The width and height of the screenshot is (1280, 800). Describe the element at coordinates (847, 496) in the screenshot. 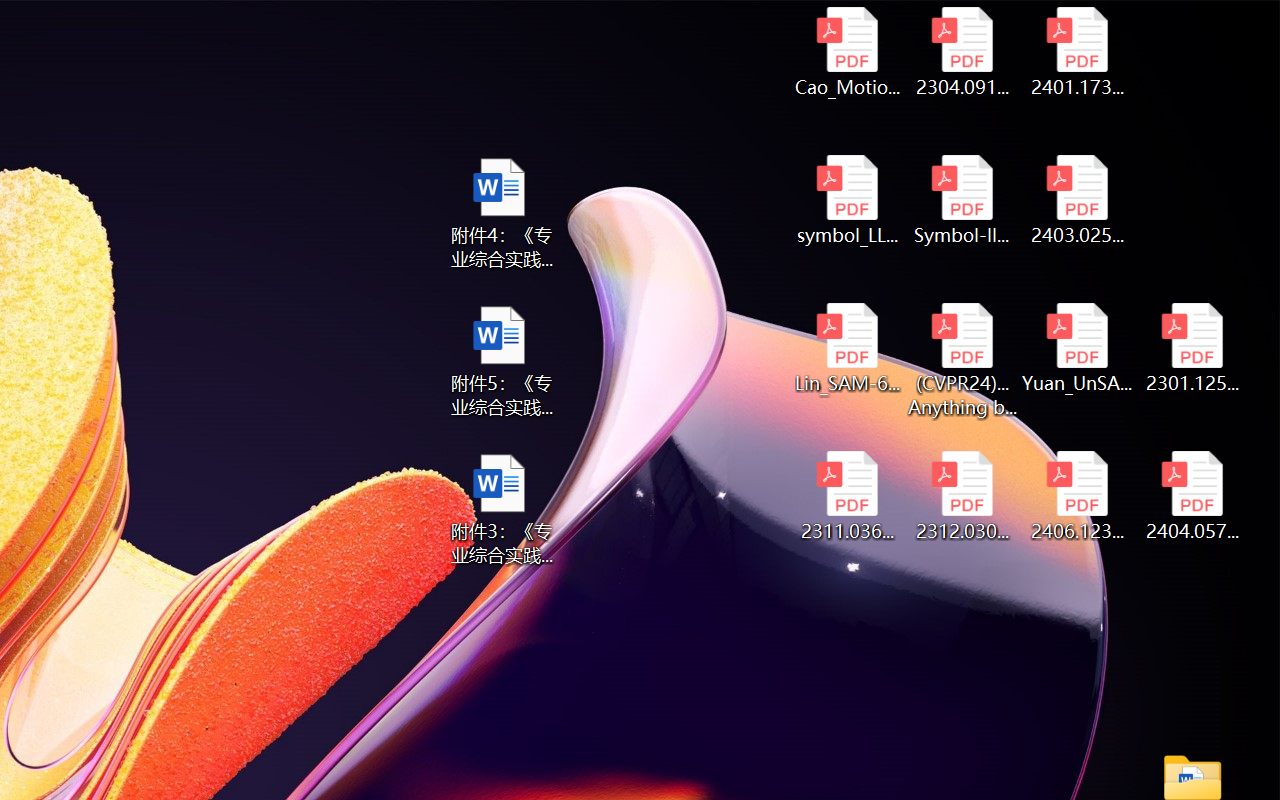

I see `'2311.03658v2.pdf'` at that location.